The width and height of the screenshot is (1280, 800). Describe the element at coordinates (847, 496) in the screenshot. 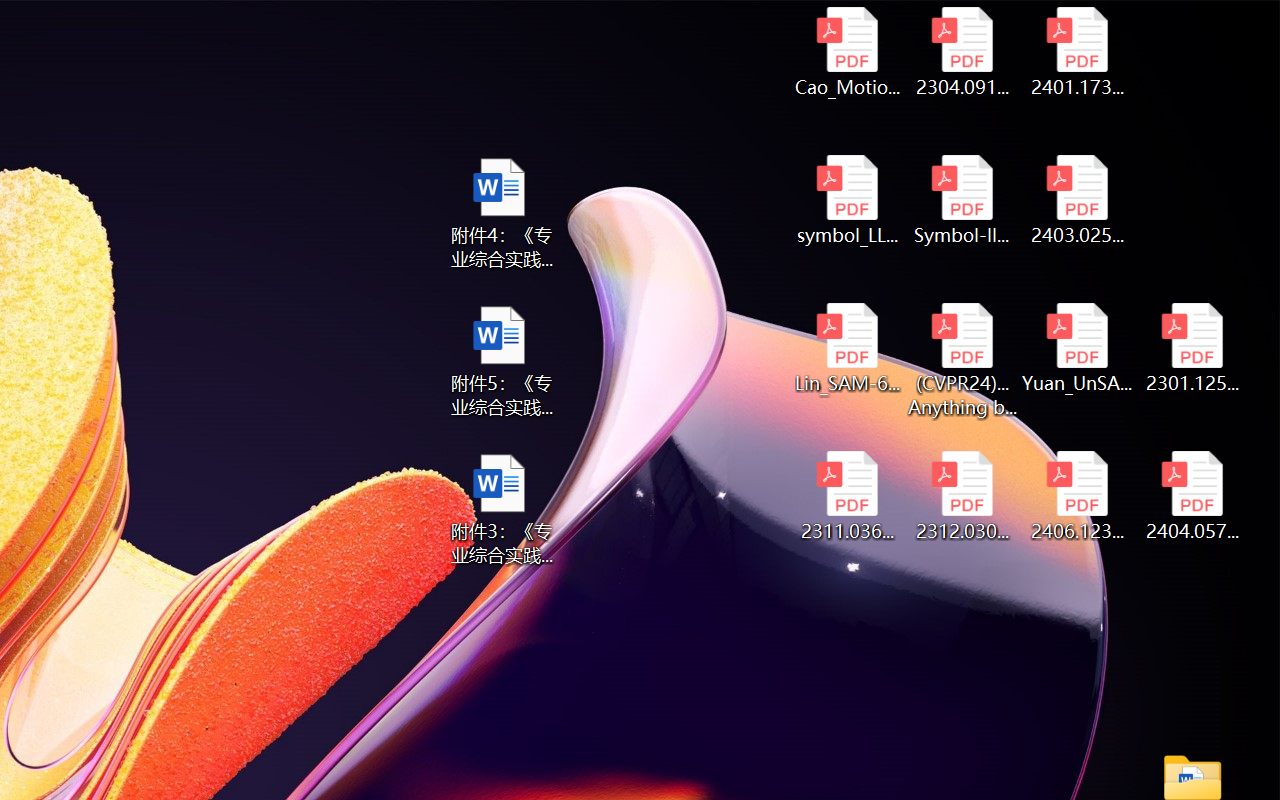

I see `'2311.03658v2.pdf'` at that location.